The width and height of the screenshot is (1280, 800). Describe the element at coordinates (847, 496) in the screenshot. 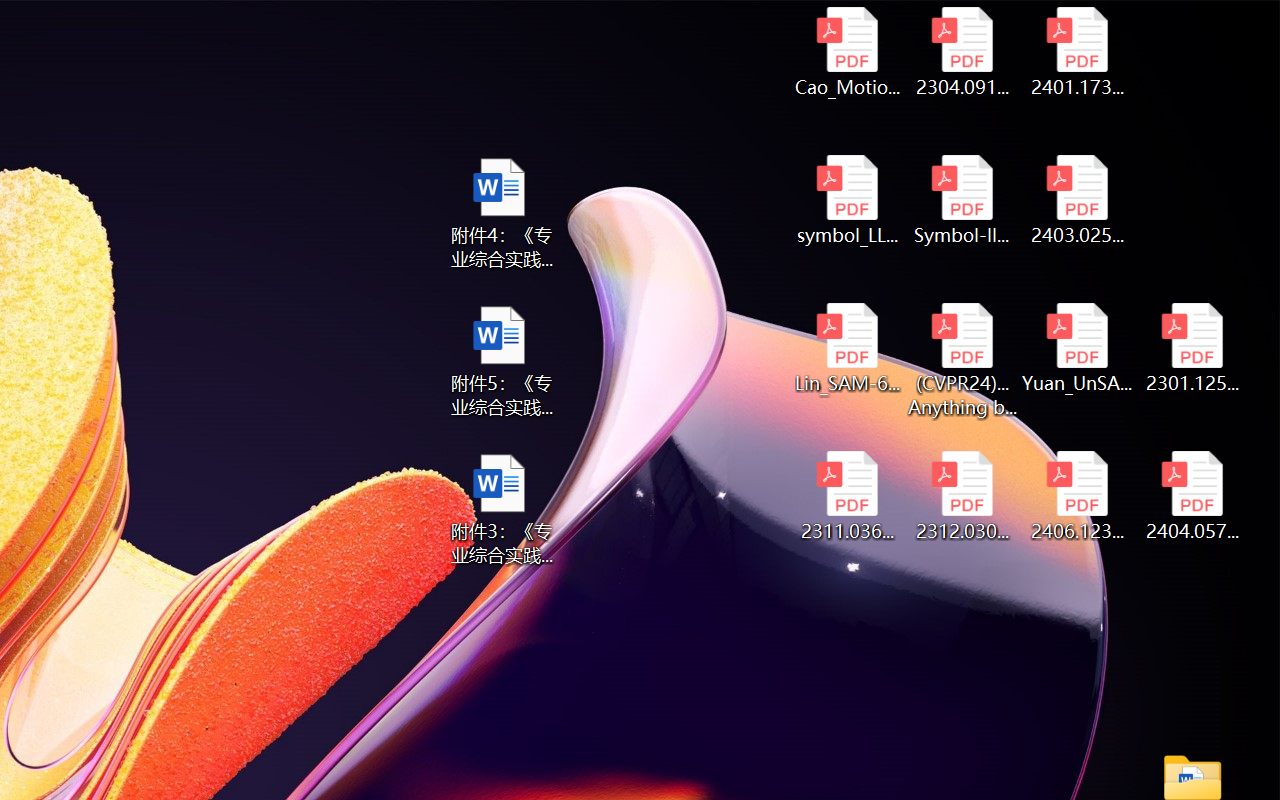

I see `'2311.03658v2.pdf'` at that location.